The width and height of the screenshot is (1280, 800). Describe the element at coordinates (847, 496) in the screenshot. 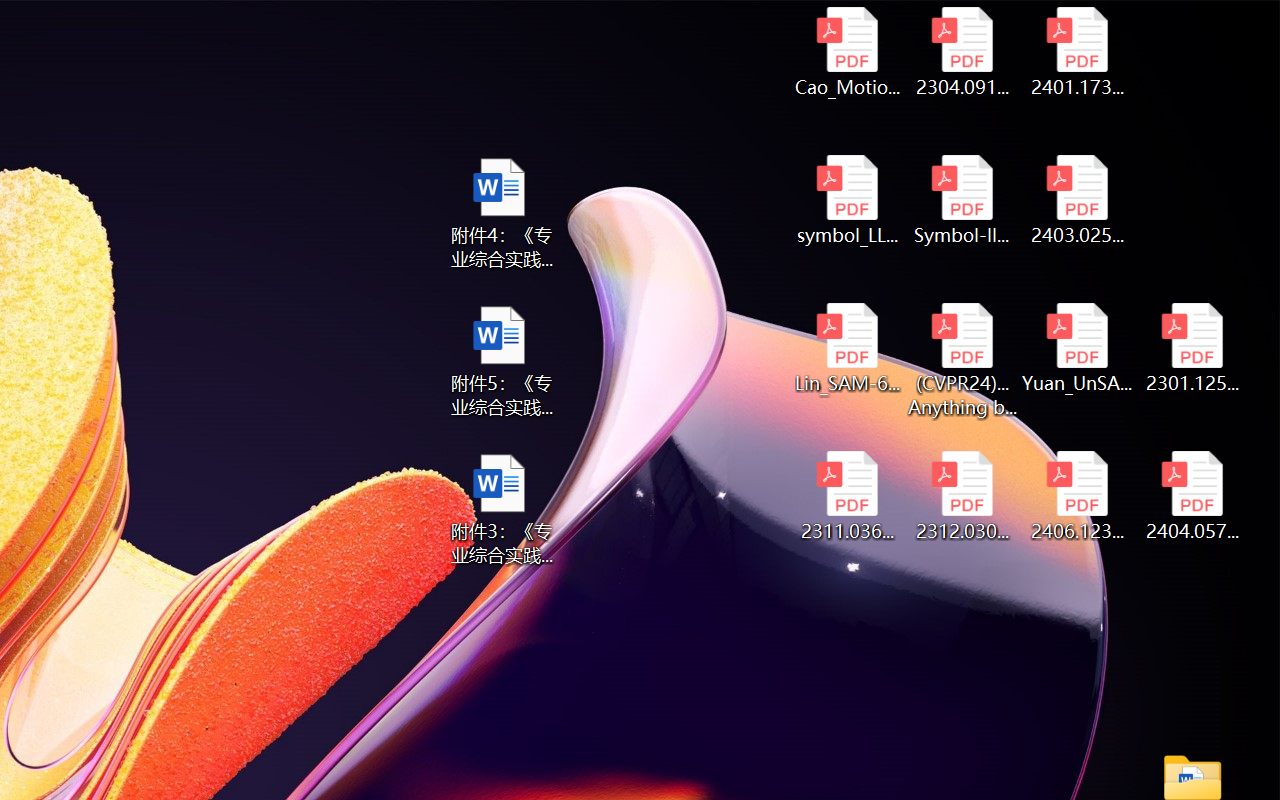

I see `'2311.03658v2.pdf'` at that location.